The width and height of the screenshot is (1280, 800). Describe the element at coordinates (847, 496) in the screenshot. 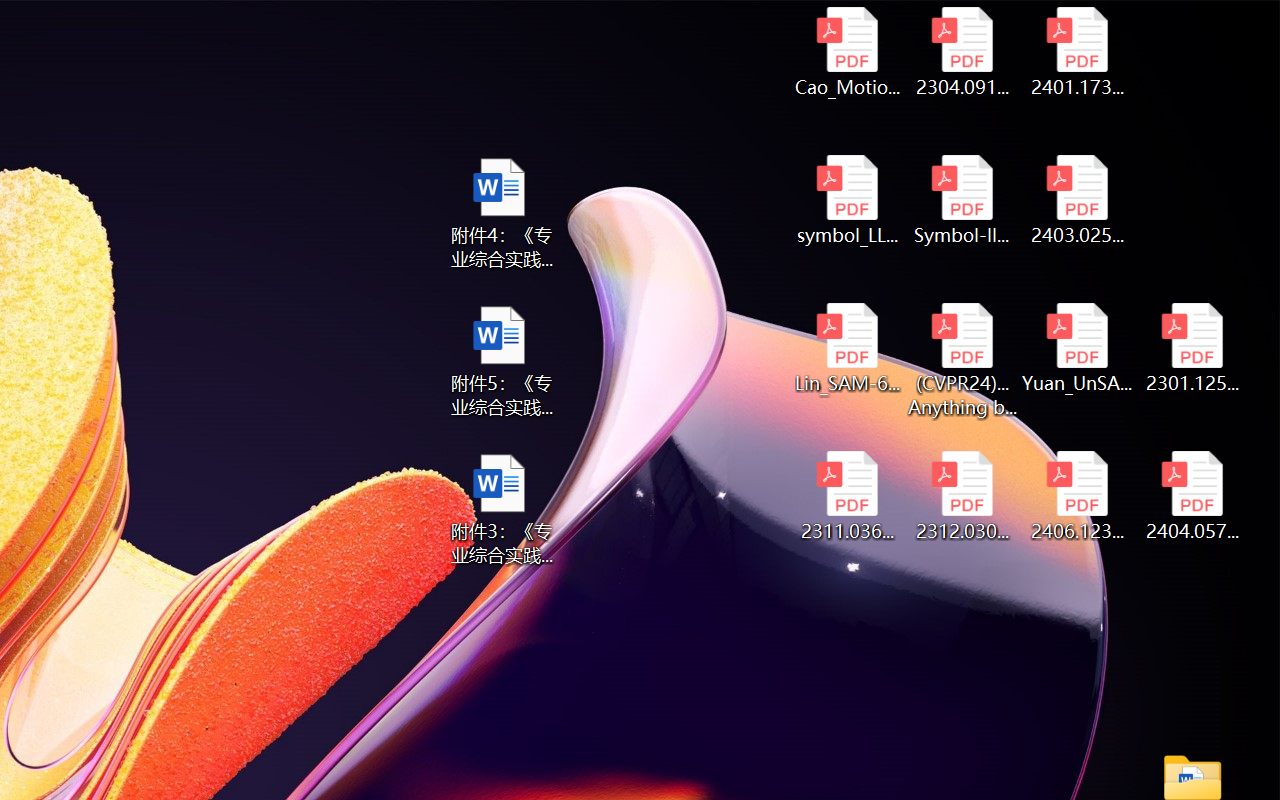

I see `'2311.03658v2.pdf'` at that location.